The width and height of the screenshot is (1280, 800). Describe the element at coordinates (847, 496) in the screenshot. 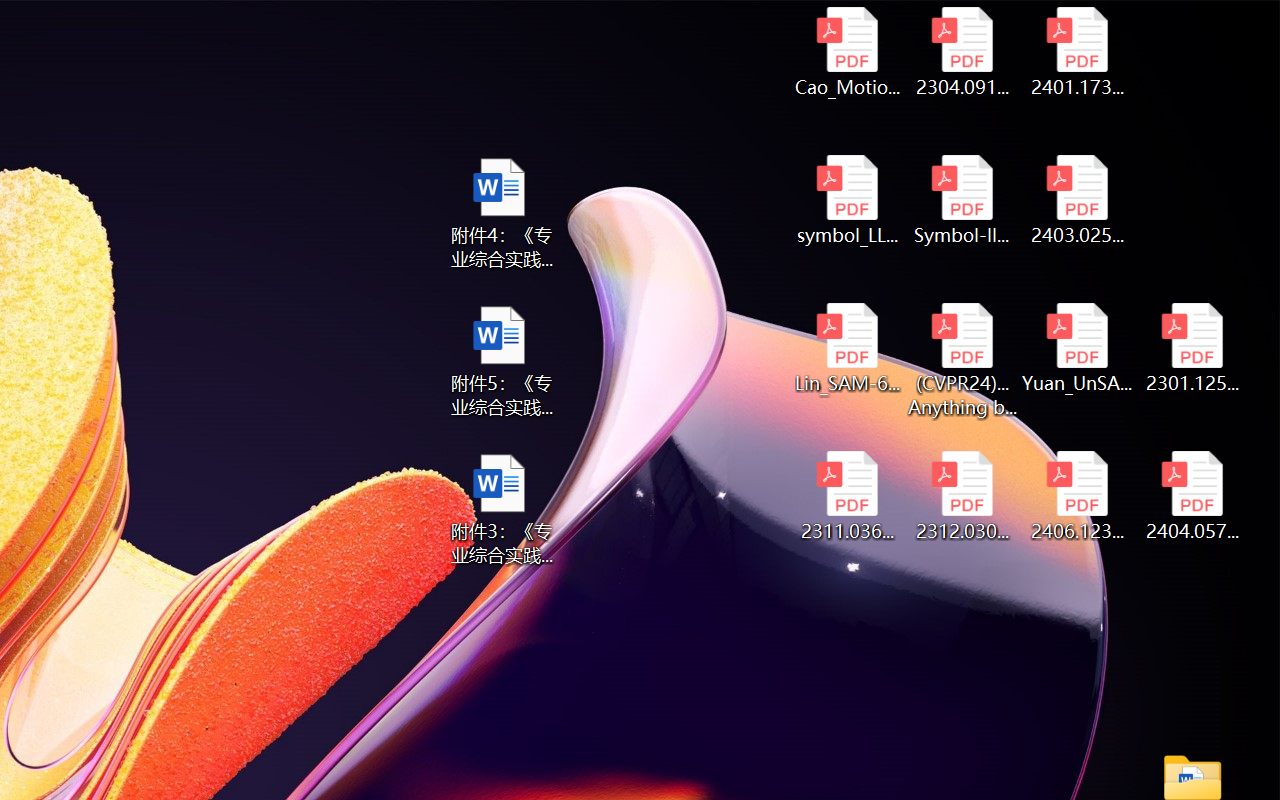

I see `'2311.03658v2.pdf'` at that location.